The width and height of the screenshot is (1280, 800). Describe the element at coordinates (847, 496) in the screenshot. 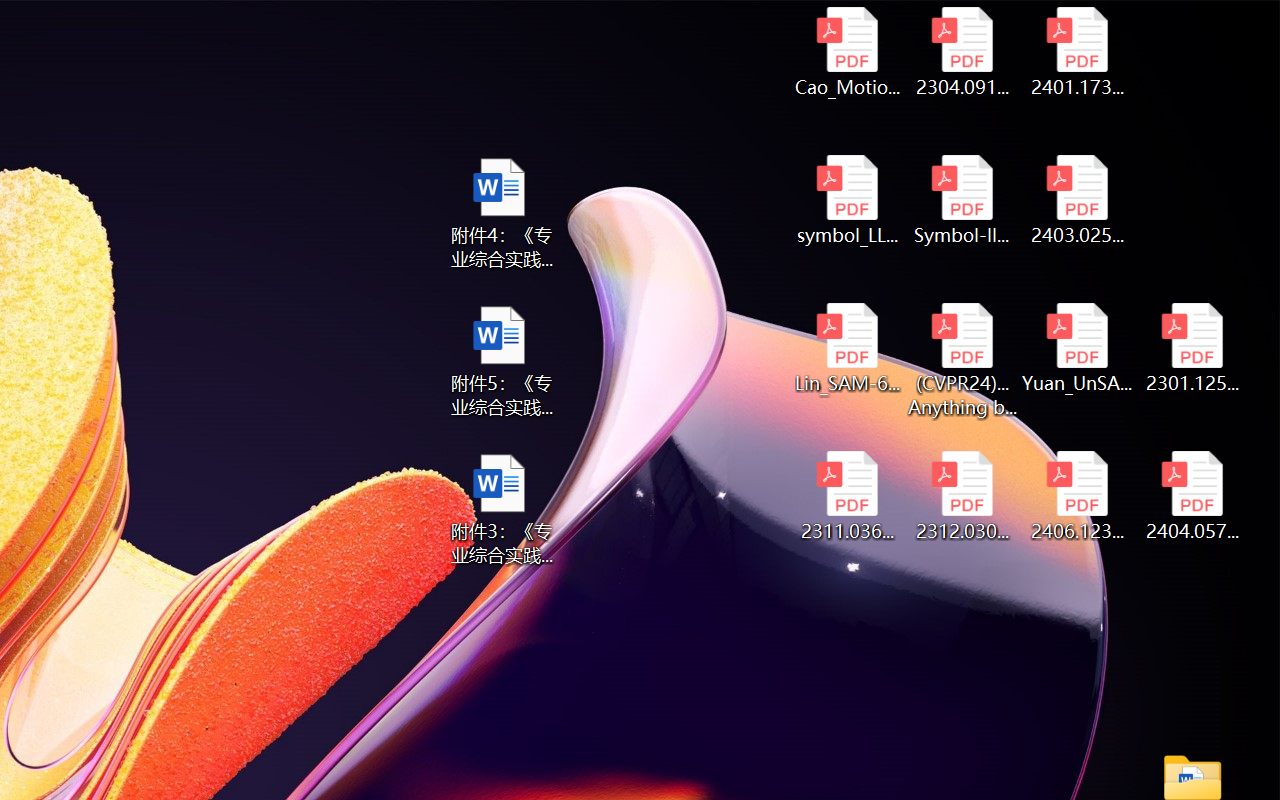

I see `'2311.03658v2.pdf'` at that location.